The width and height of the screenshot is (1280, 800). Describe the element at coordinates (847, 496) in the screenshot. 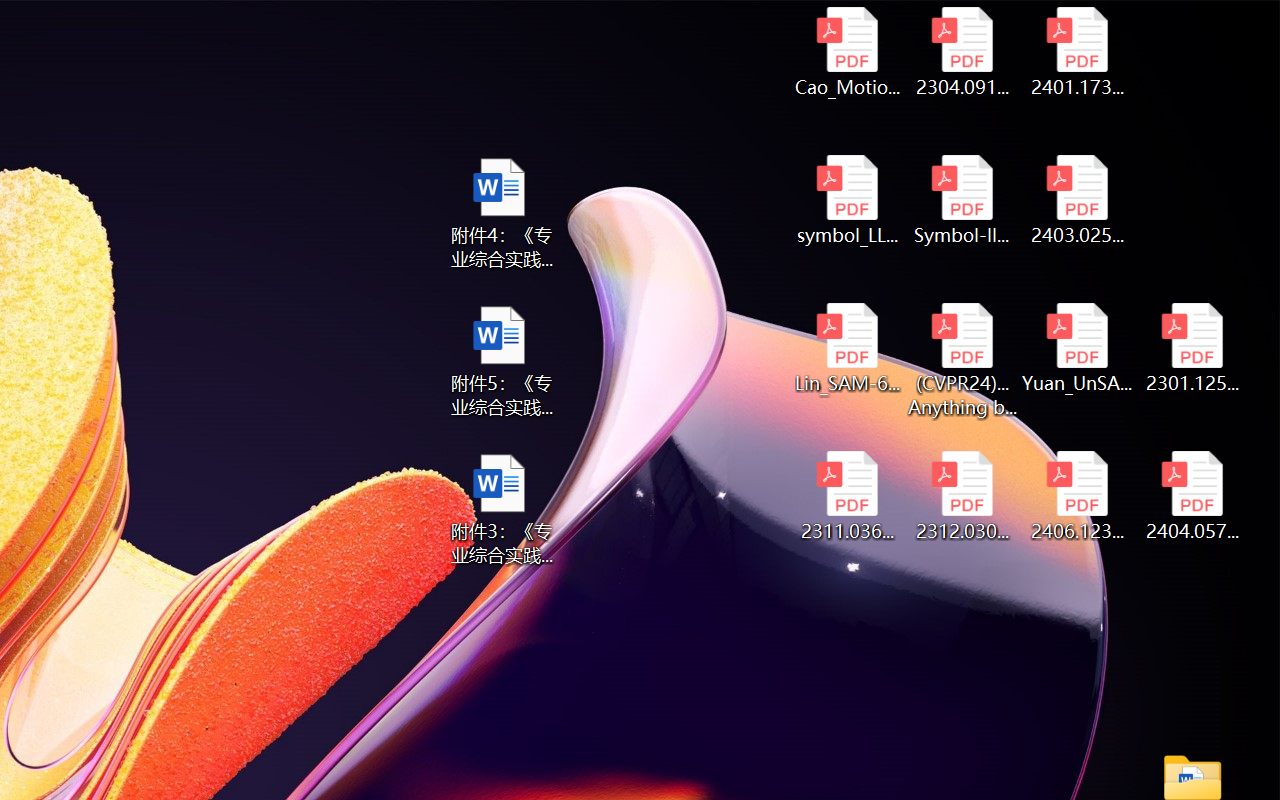

I see `'2311.03658v2.pdf'` at that location.